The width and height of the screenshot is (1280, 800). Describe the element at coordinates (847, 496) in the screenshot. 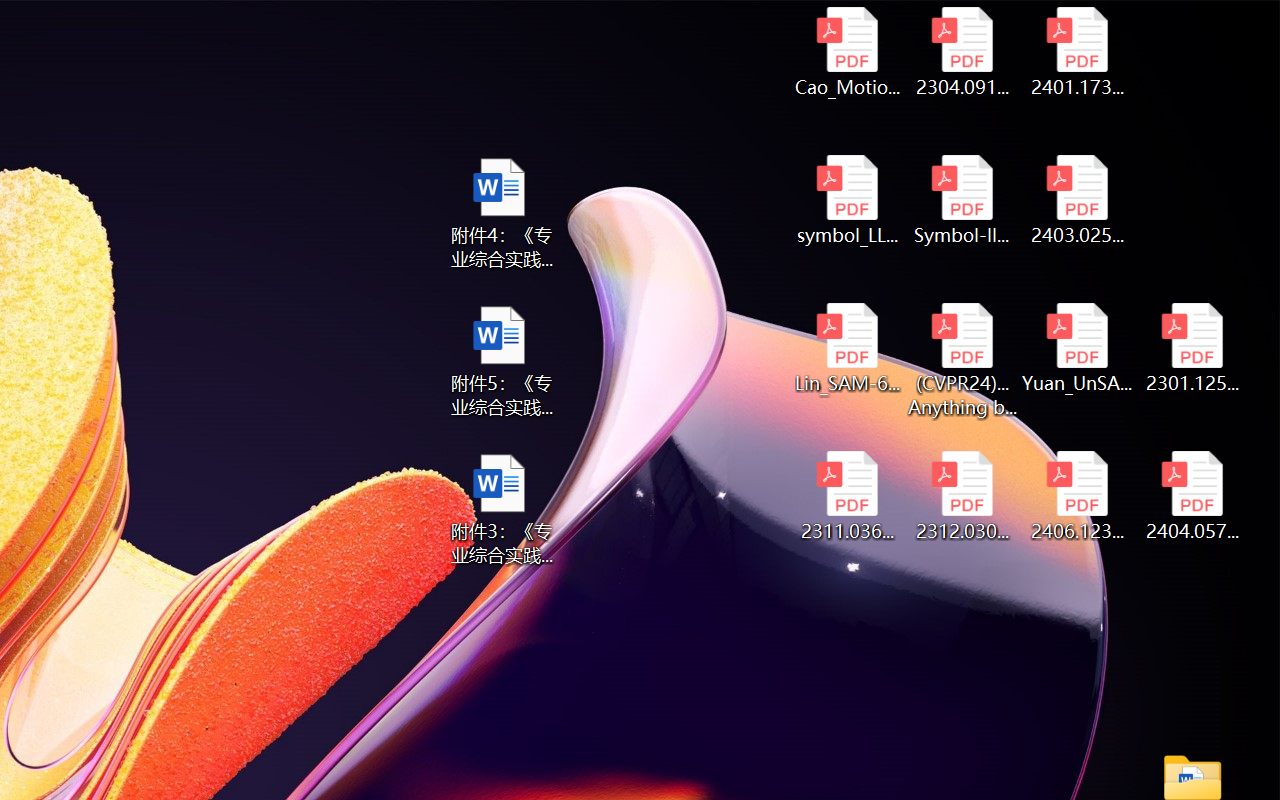

I see `'2311.03658v2.pdf'` at that location.